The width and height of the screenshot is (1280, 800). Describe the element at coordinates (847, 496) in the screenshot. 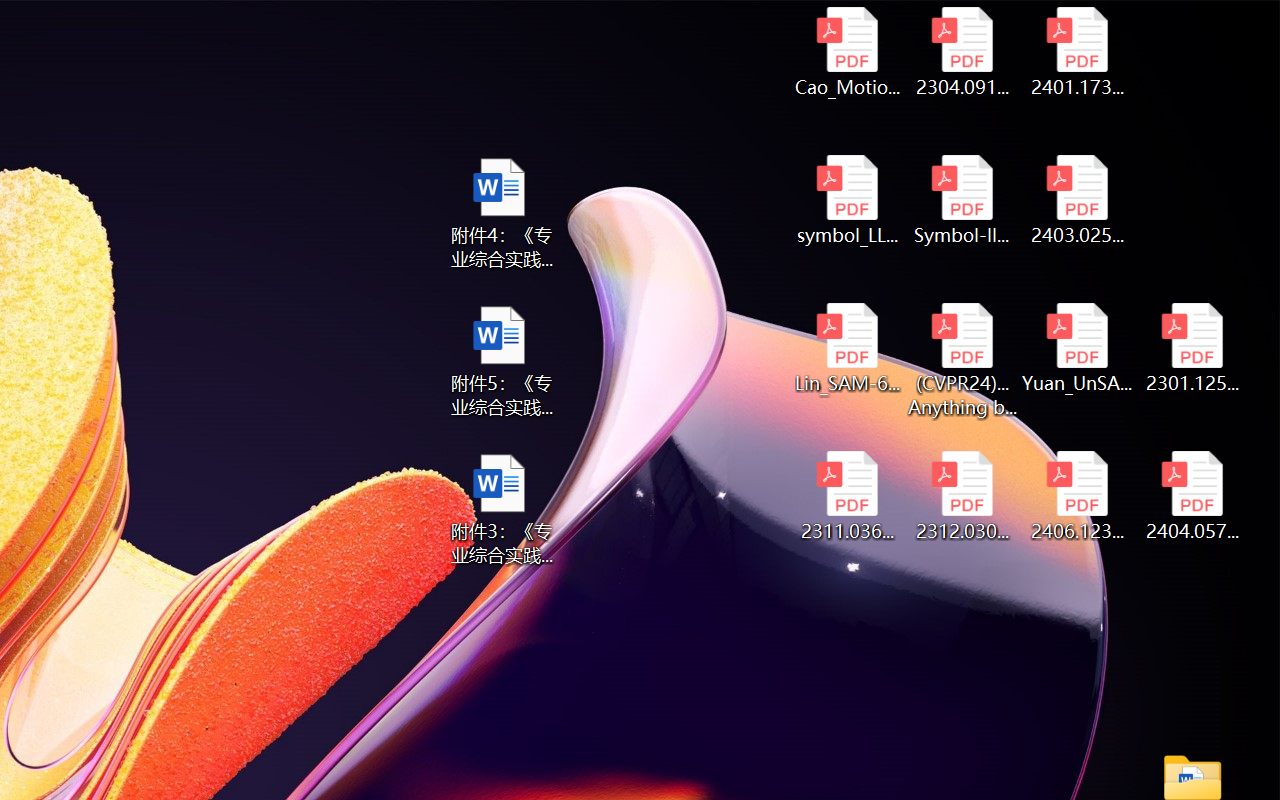

I see `'2311.03658v2.pdf'` at that location.